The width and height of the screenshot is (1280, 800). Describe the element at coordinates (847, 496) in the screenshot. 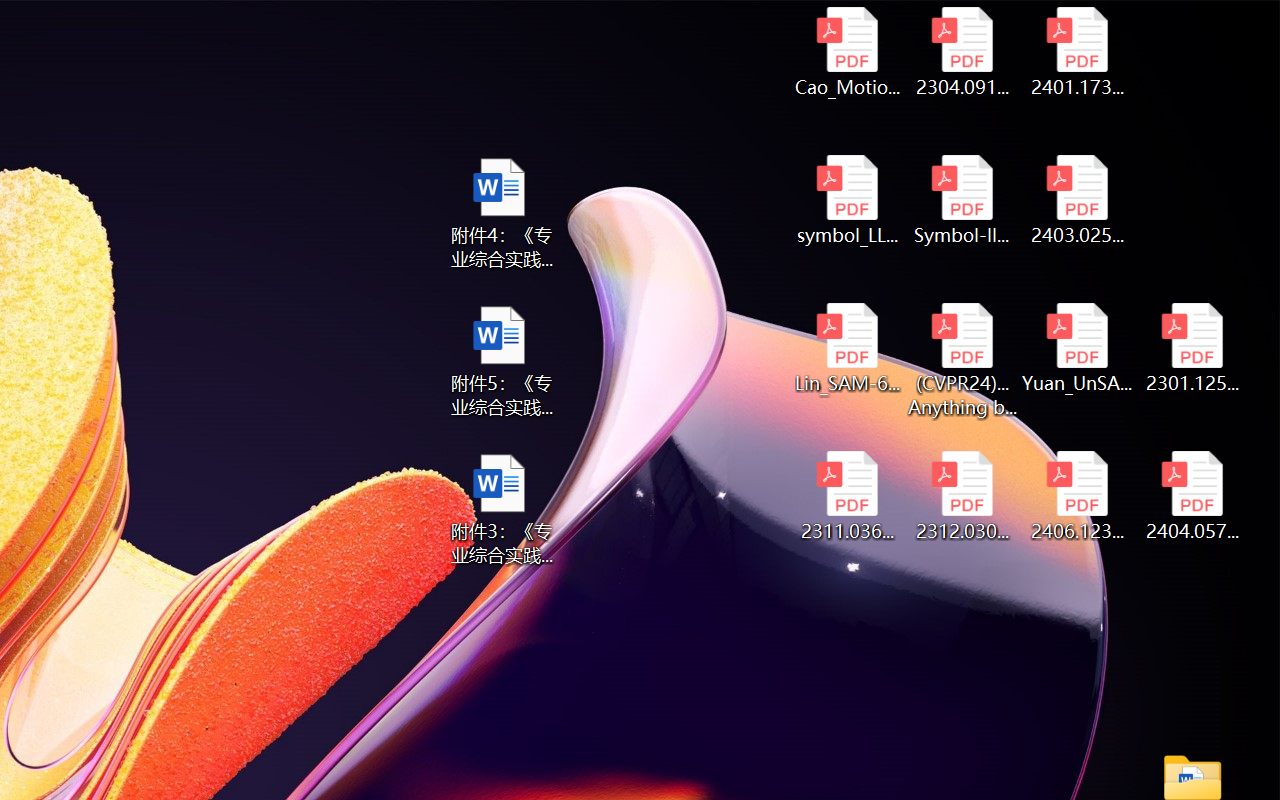

I see `'2311.03658v2.pdf'` at that location.